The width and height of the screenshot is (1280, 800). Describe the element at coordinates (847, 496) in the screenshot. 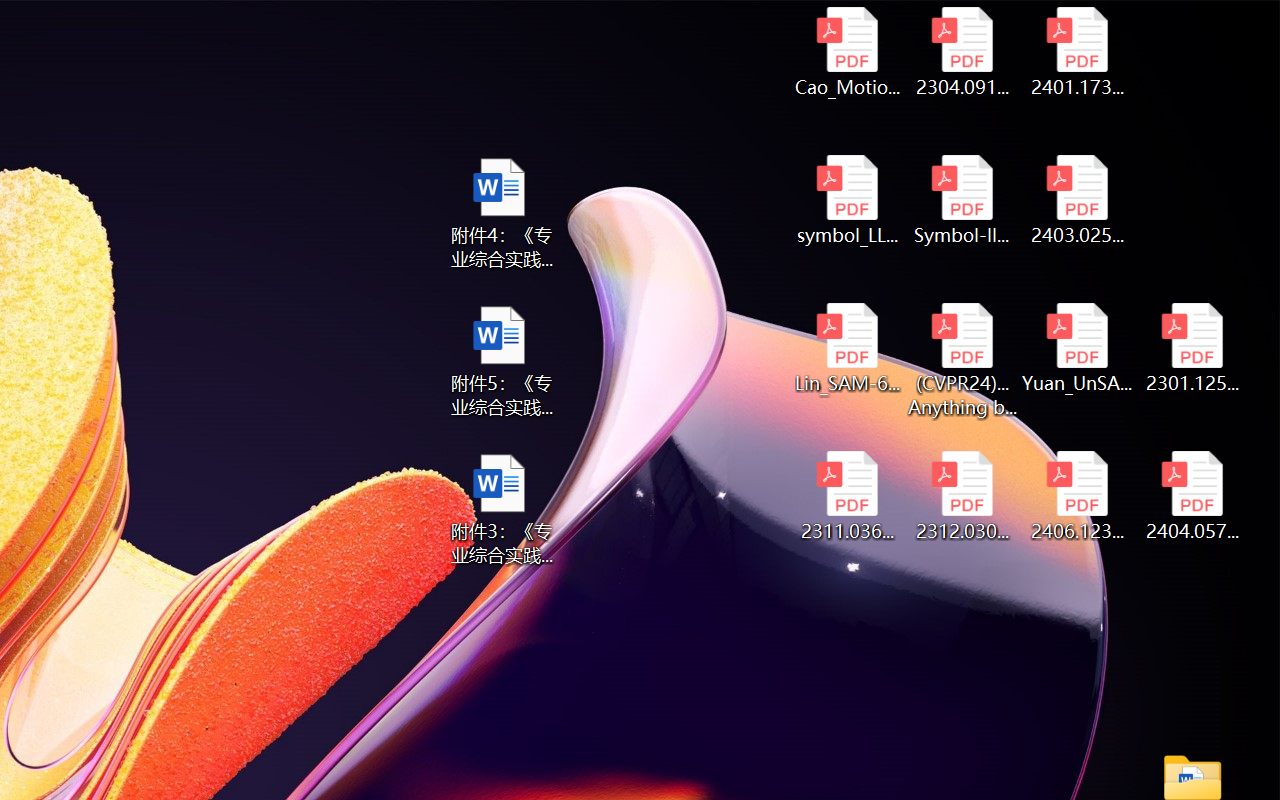

I see `'2311.03658v2.pdf'` at that location.